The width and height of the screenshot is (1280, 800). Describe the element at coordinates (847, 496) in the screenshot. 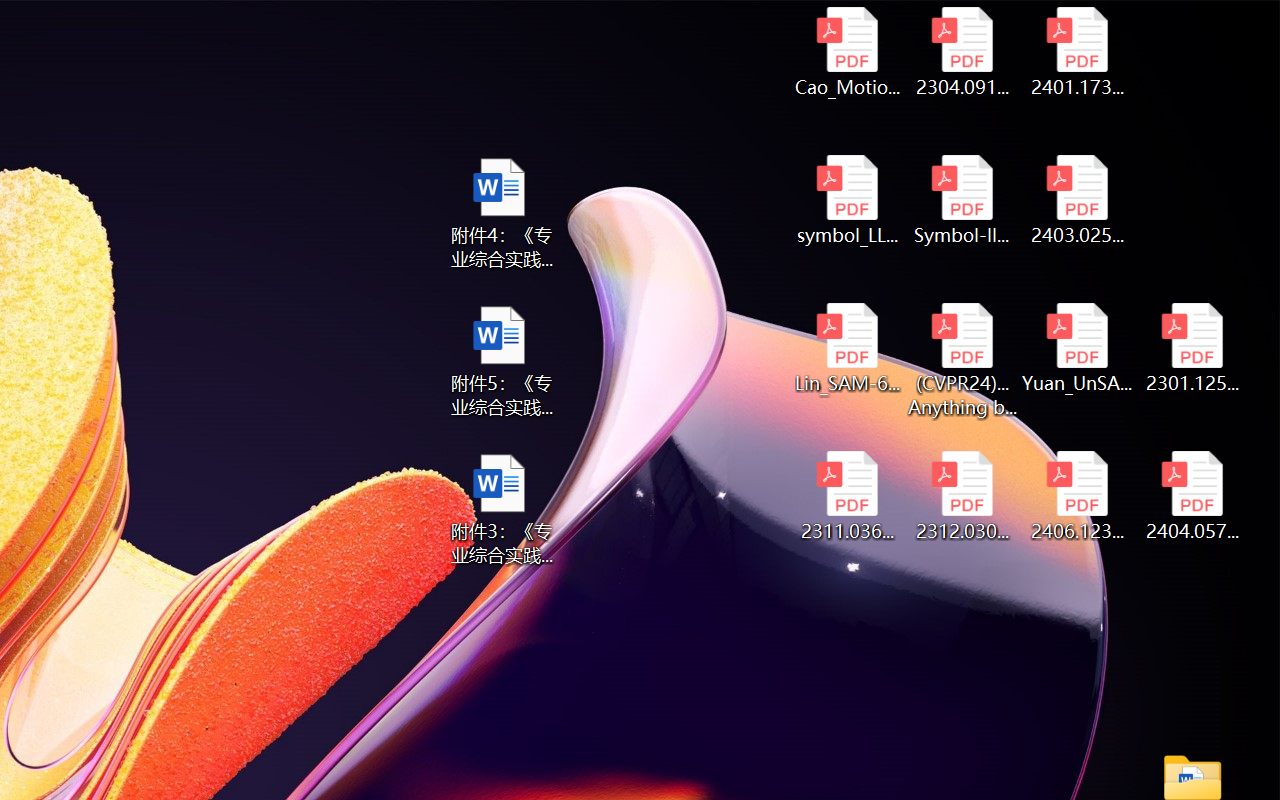

I see `'2311.03658v2.pdf'` at that location.